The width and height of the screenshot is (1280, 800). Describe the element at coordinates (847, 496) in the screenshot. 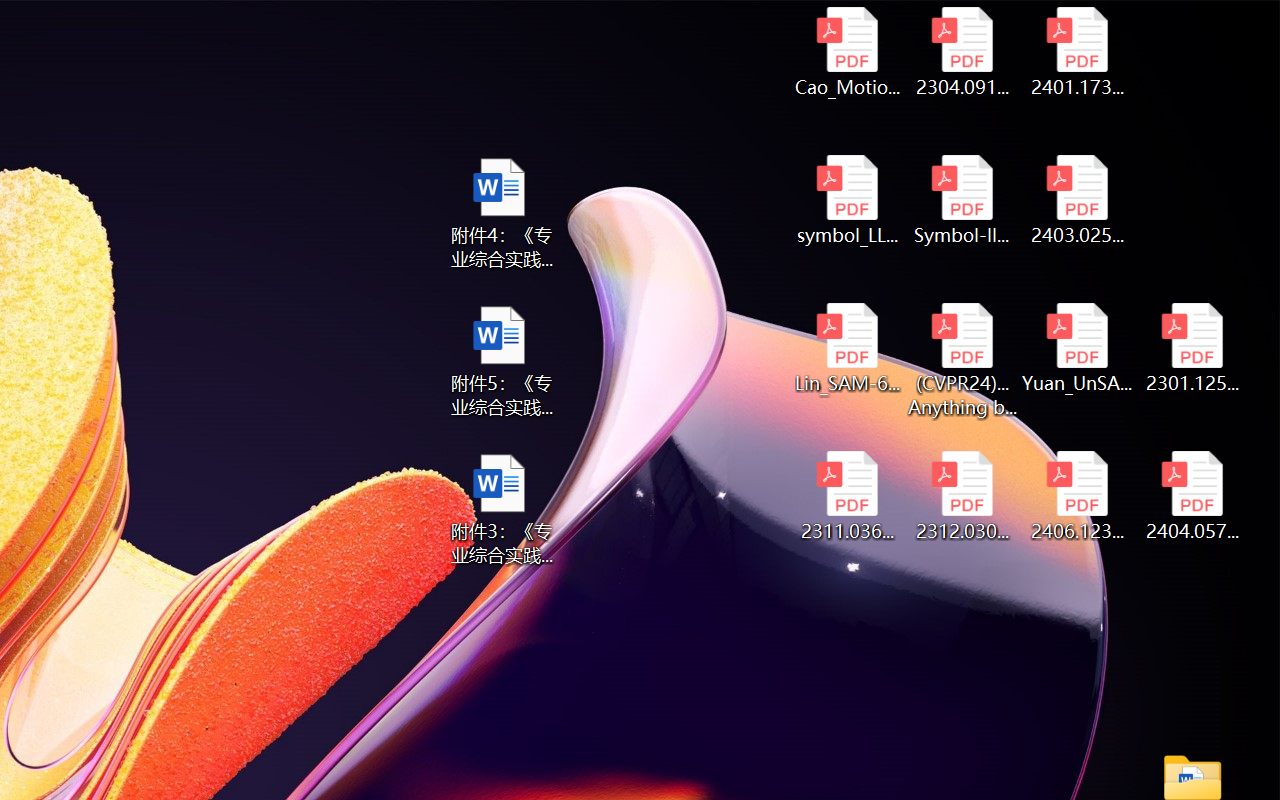

I see `'2311.03658v2.pdf'` at that location.